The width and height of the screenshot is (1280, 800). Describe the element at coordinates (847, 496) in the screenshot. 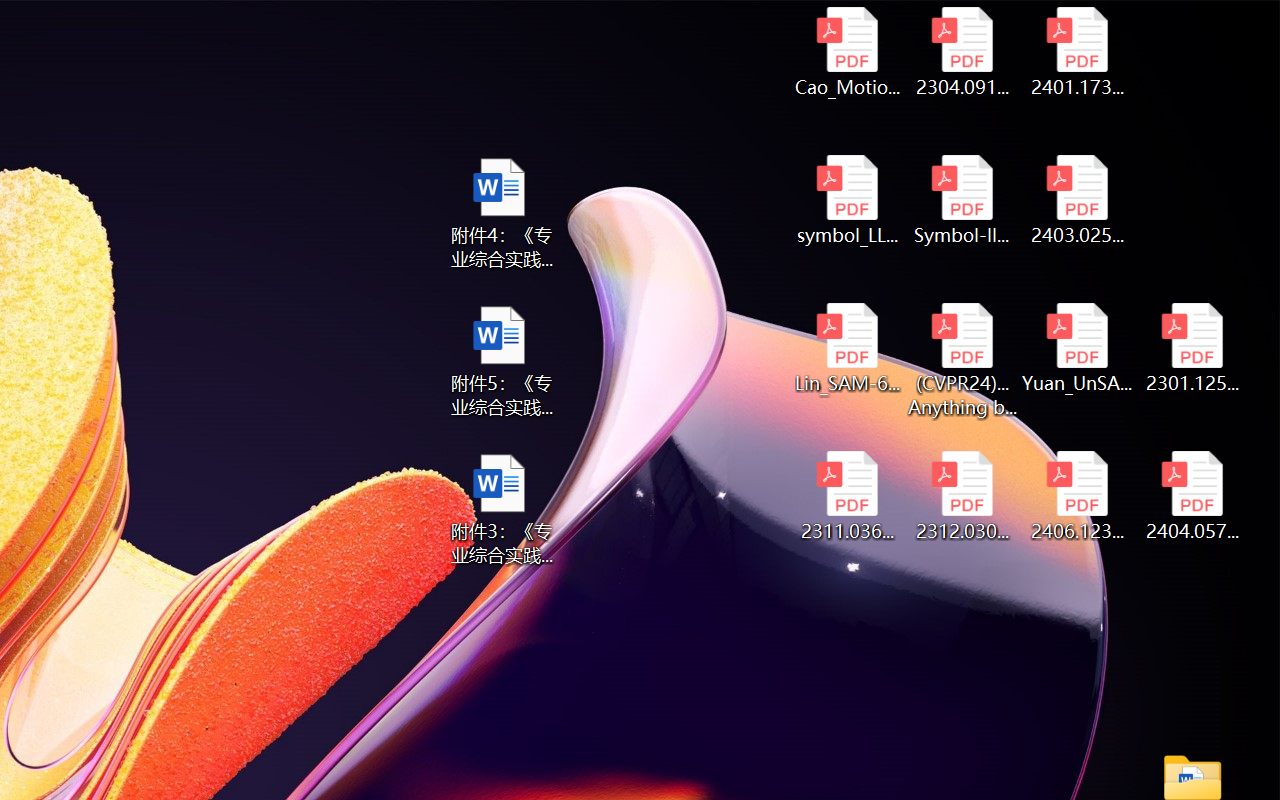

I see `'2311.03658v2.pdf'` at that location.